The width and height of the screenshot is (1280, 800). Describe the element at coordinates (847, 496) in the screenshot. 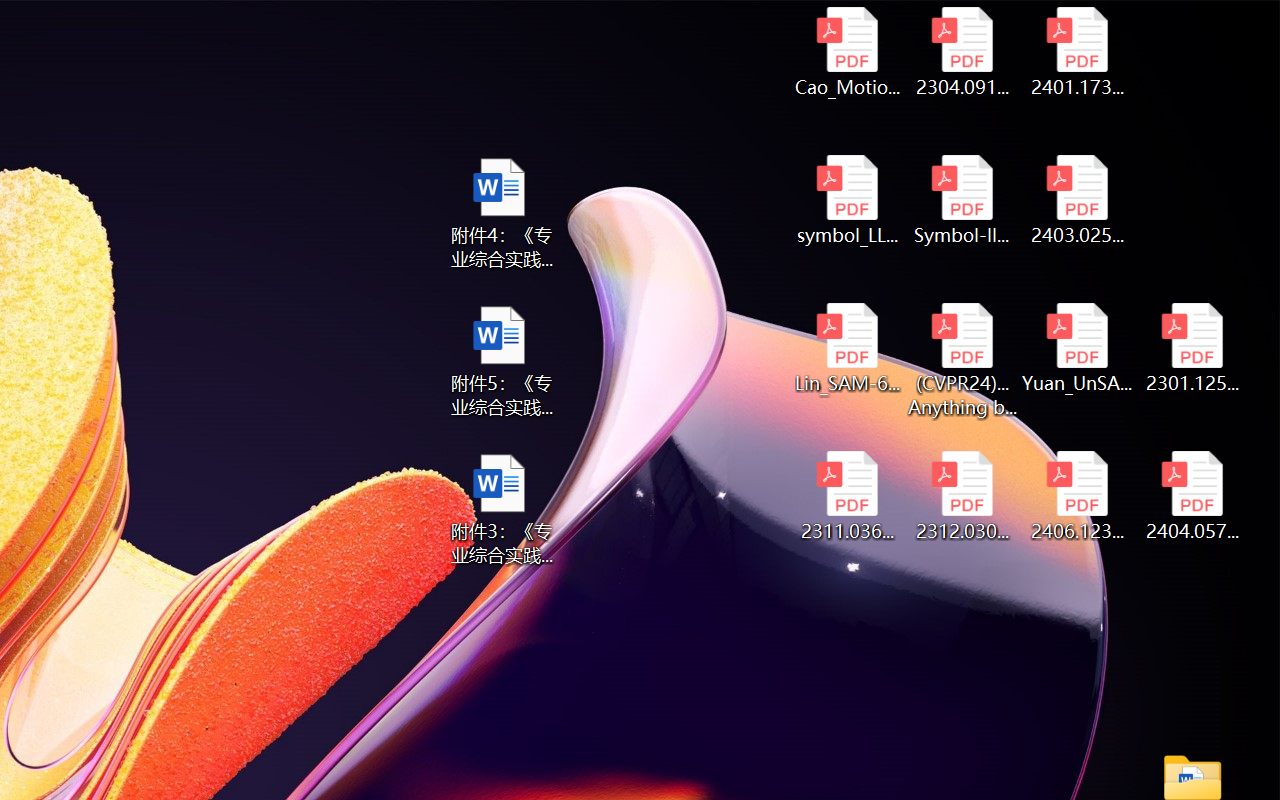

I see `'2311.03658v2.pdf'` at that location.